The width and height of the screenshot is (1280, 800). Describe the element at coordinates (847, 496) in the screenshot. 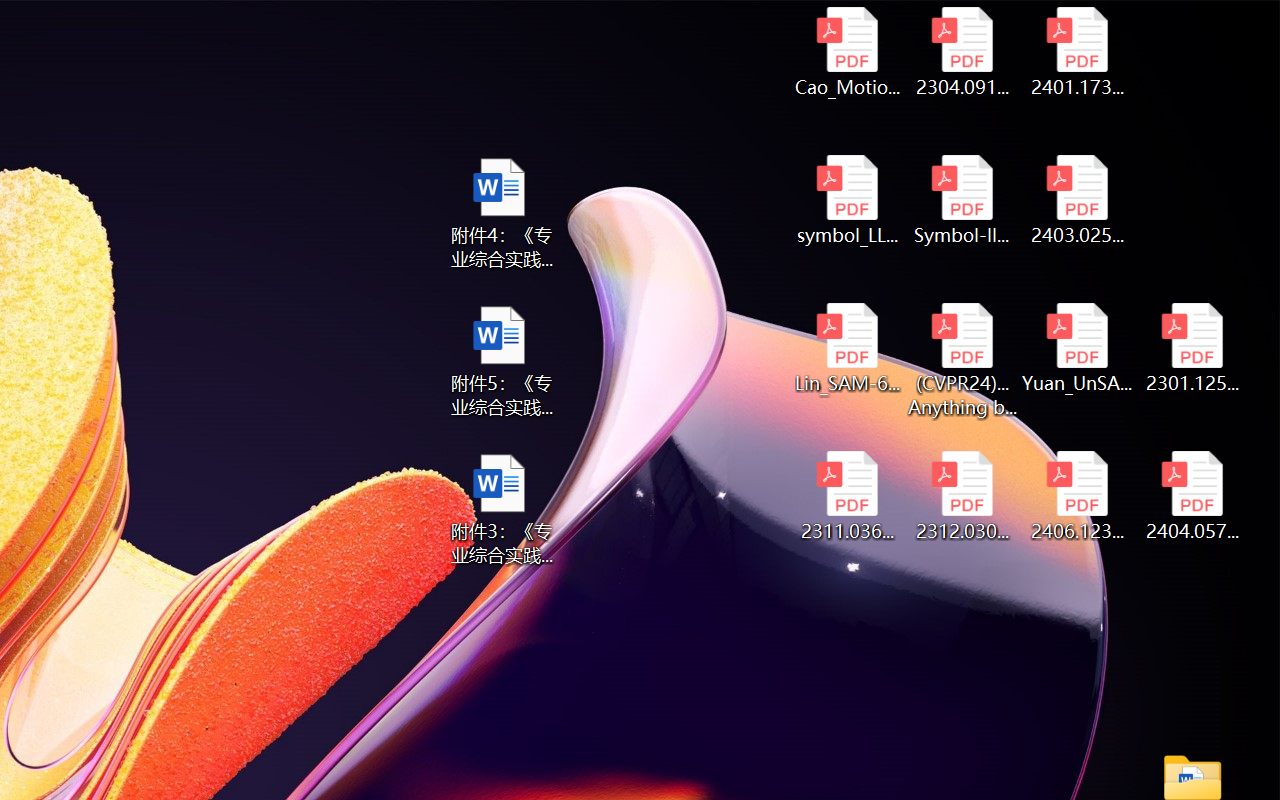

I see `'2311.03658v2.pdf'` at that location.